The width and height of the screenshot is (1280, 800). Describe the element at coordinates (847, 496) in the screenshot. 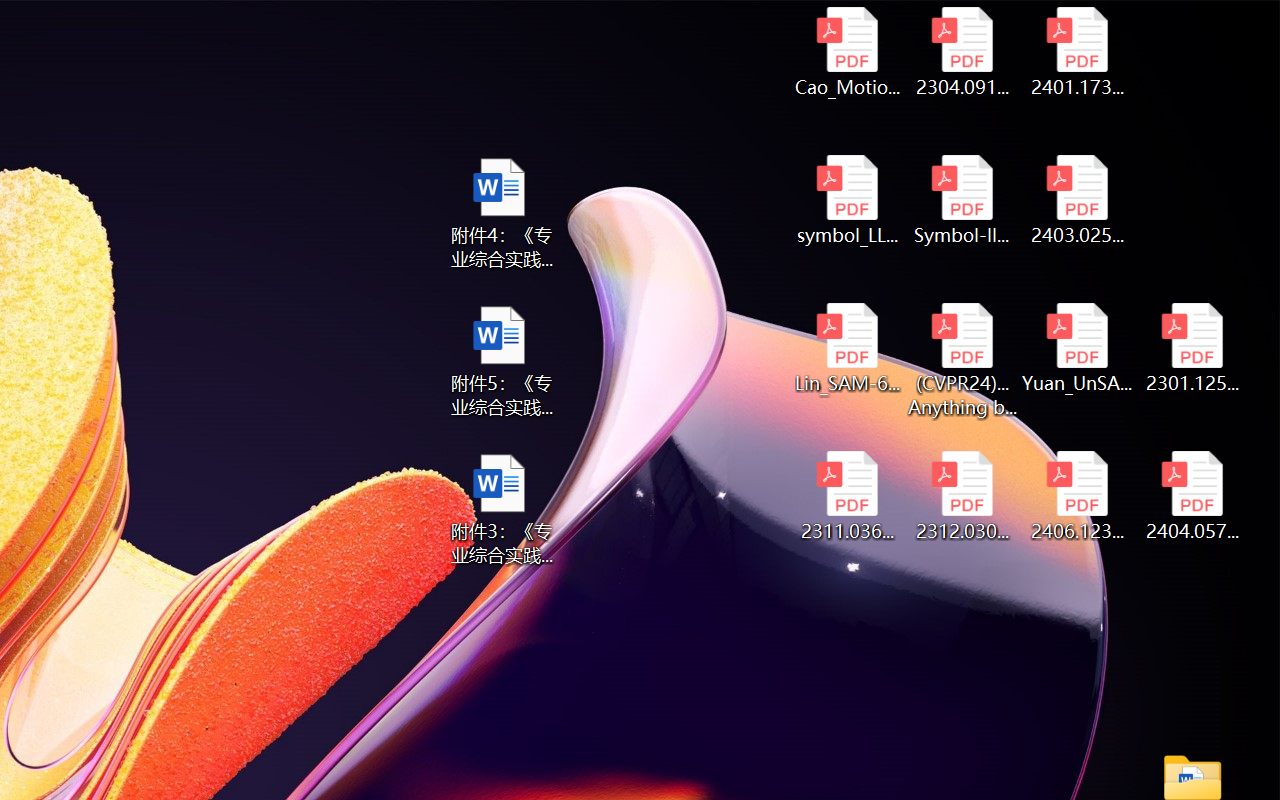

I see `'2311.03658v2.pdf'` at that location.